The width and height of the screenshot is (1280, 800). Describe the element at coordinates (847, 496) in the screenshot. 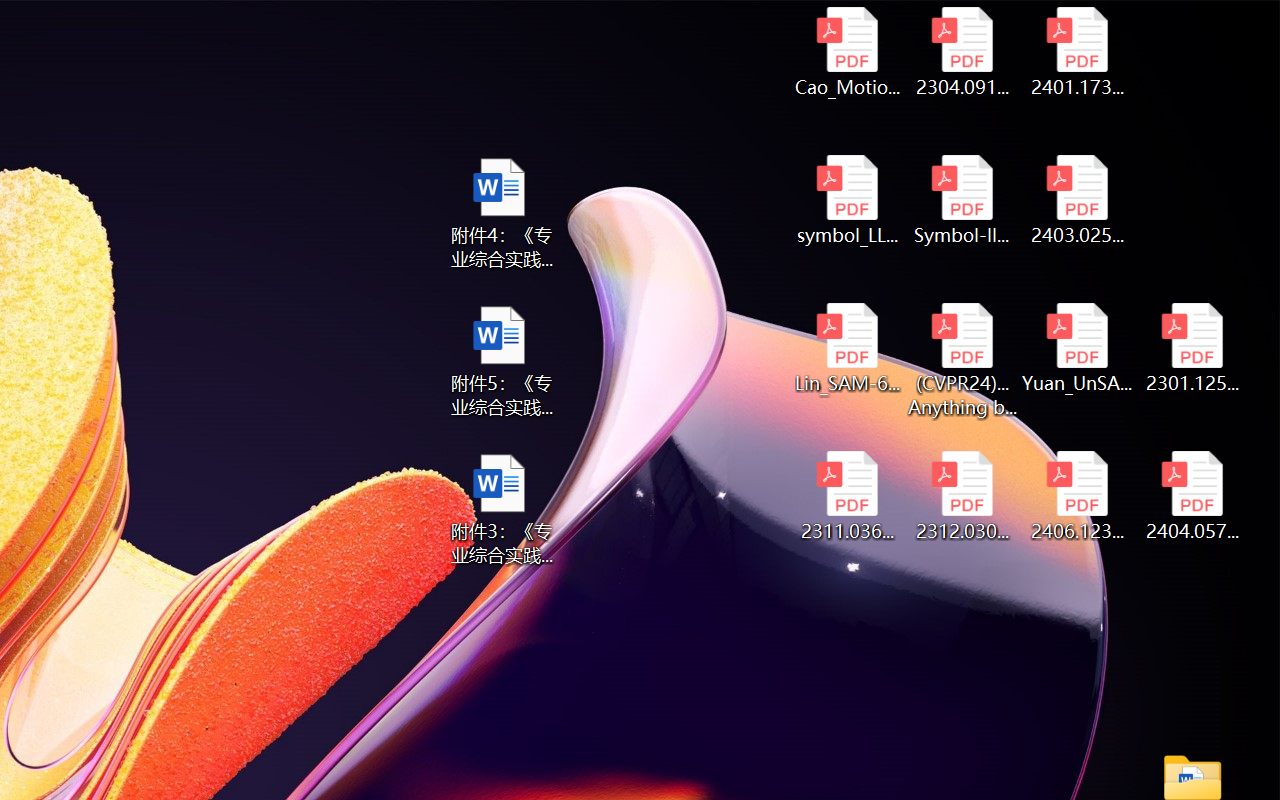

I see `'2311.03658v2.pdf'` at that location.